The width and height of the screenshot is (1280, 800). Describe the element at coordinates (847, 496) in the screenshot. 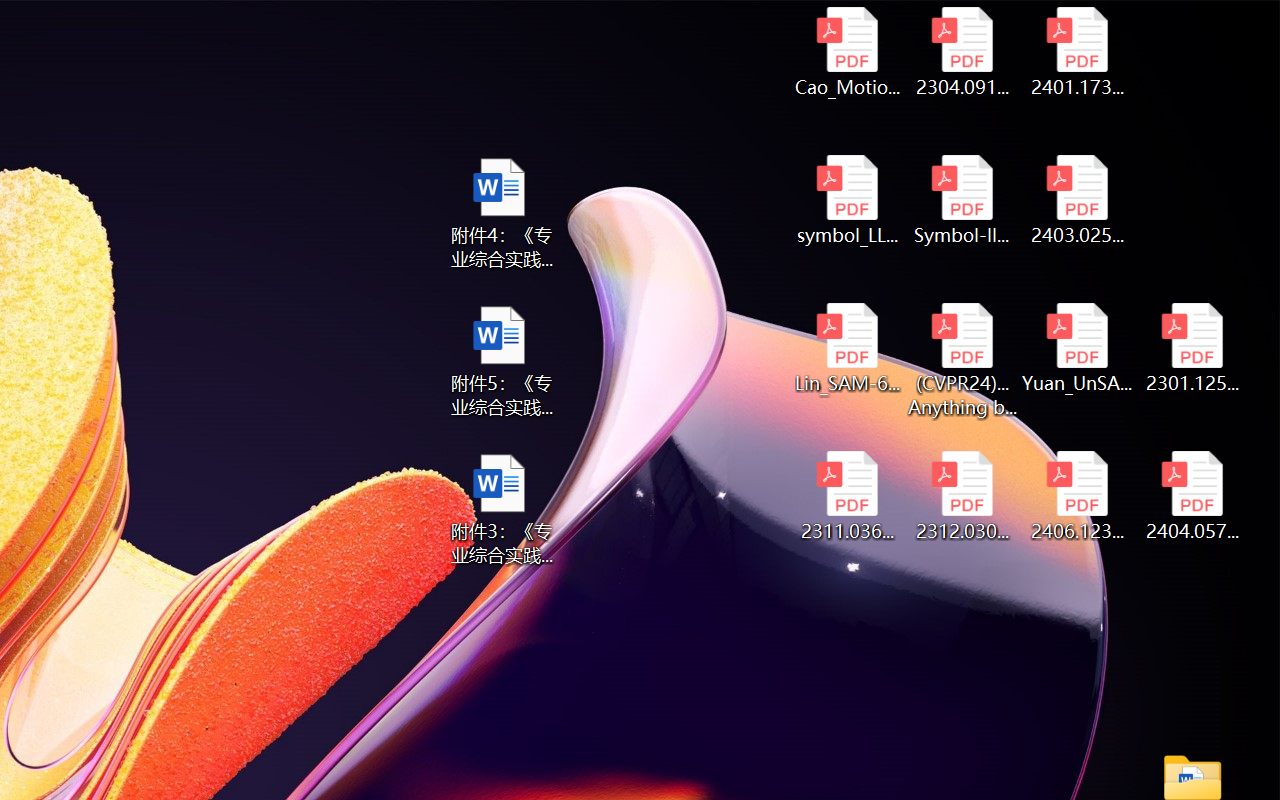

I see `'2311.03658v2.pdf'` at that location.